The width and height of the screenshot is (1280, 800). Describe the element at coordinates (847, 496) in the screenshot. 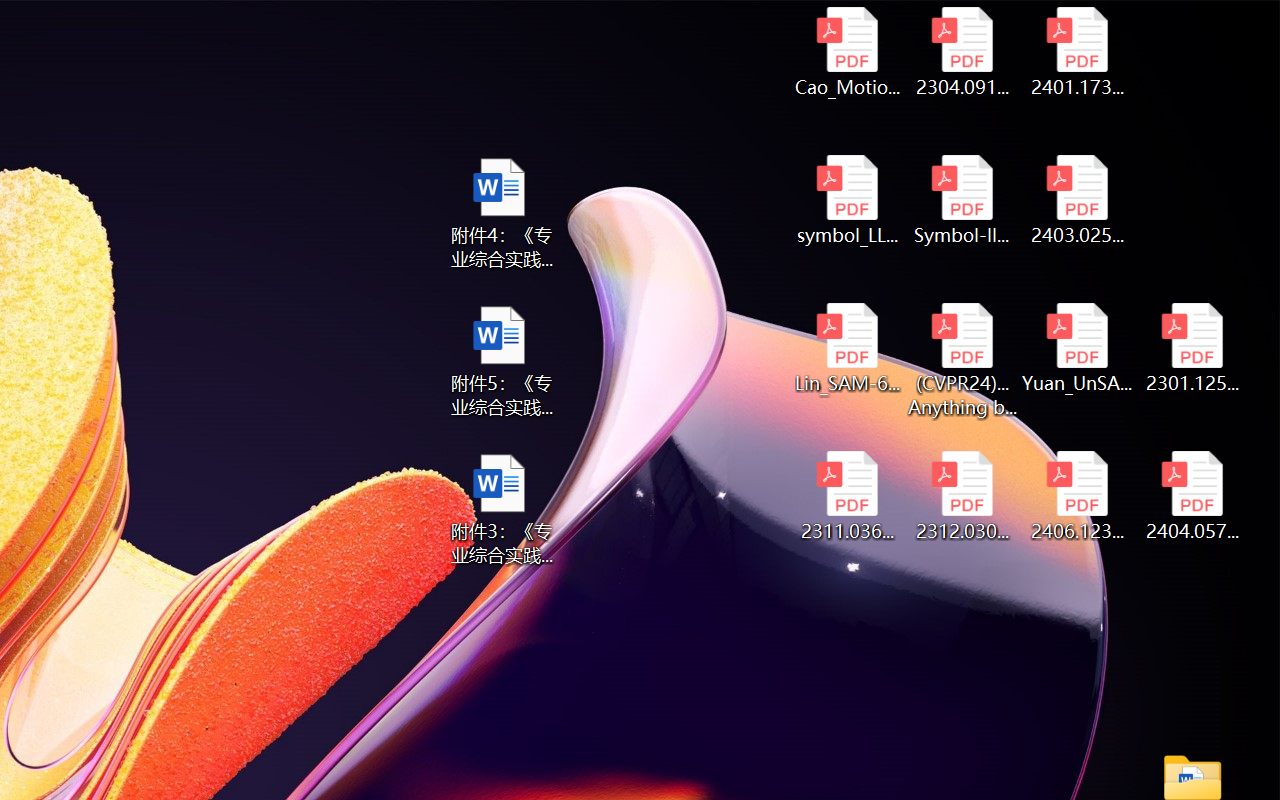

I see `'2311.03658v2.pdf'` at that location.